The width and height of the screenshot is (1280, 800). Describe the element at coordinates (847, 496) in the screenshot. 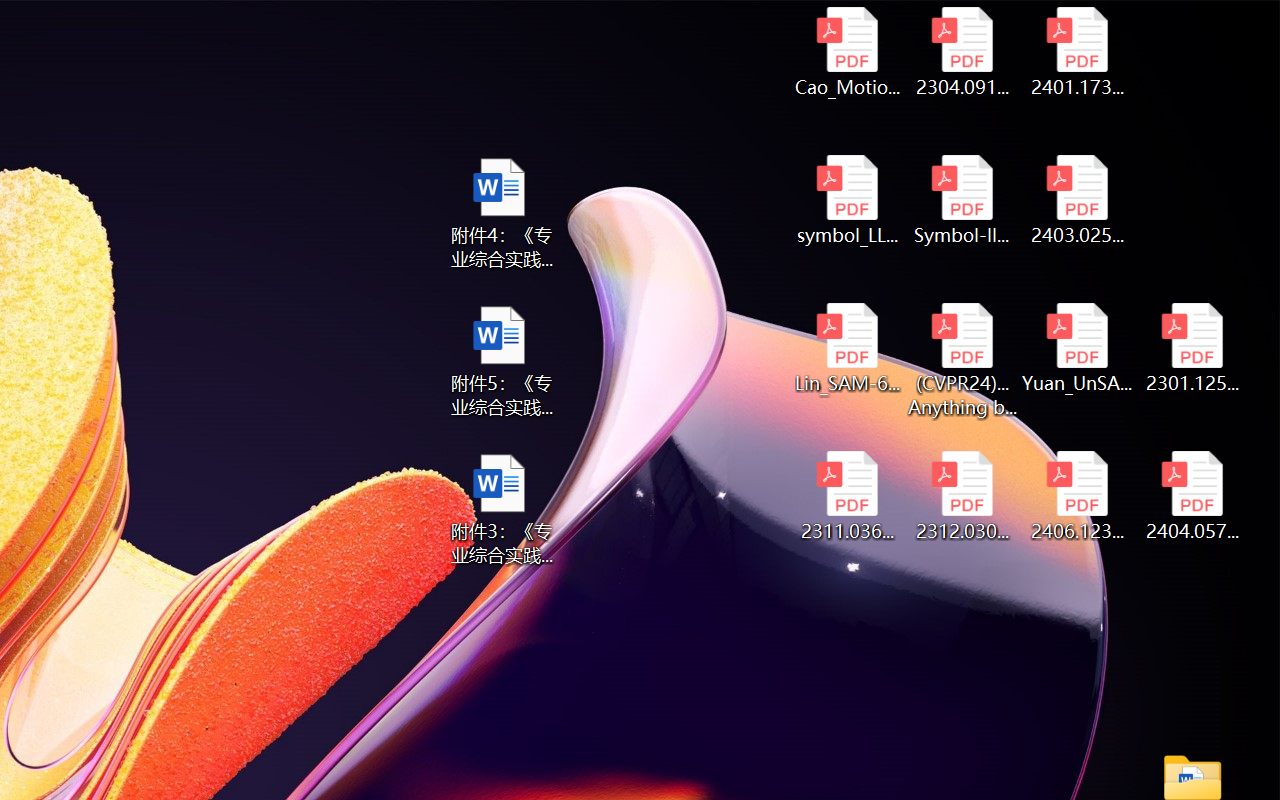

I see `'2311.03658v2.pdf'` at that location.